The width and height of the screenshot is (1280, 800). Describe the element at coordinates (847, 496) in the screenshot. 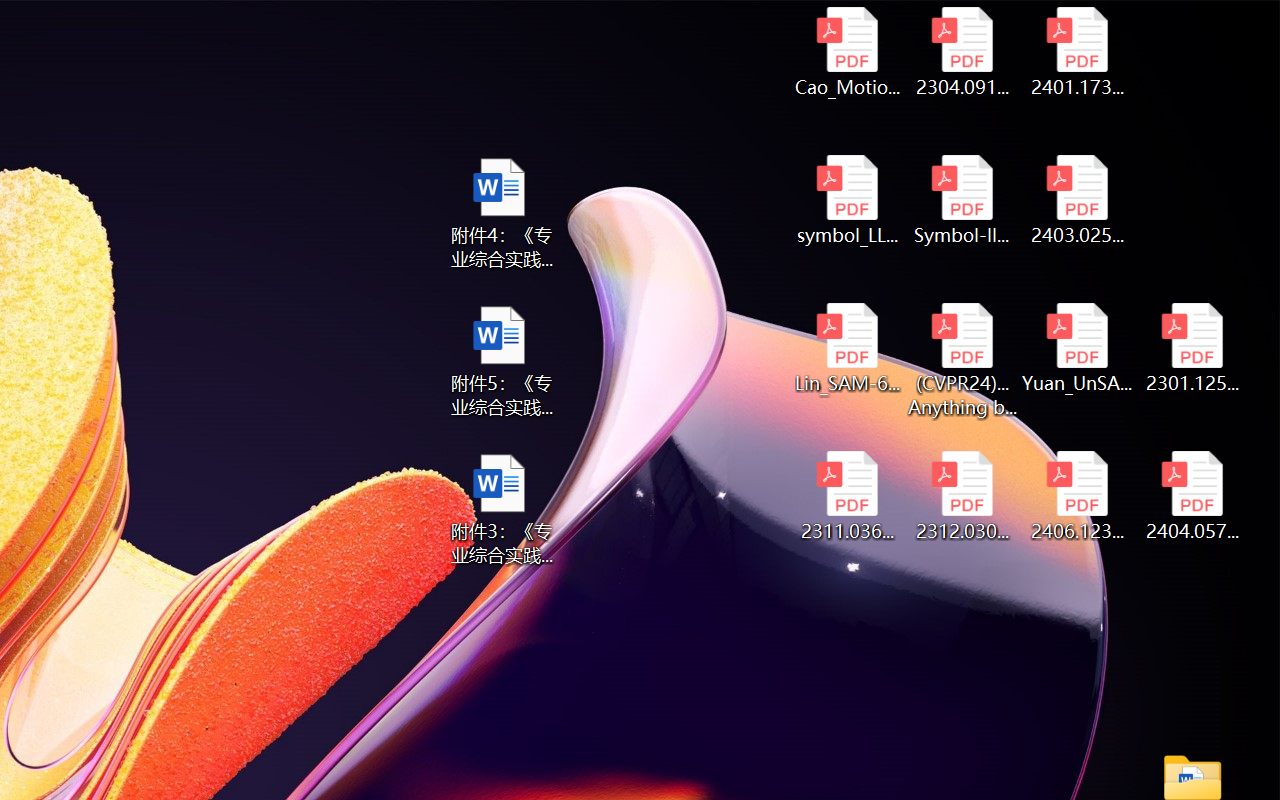

I see `'2311.03658v2.pdf'` at that location.